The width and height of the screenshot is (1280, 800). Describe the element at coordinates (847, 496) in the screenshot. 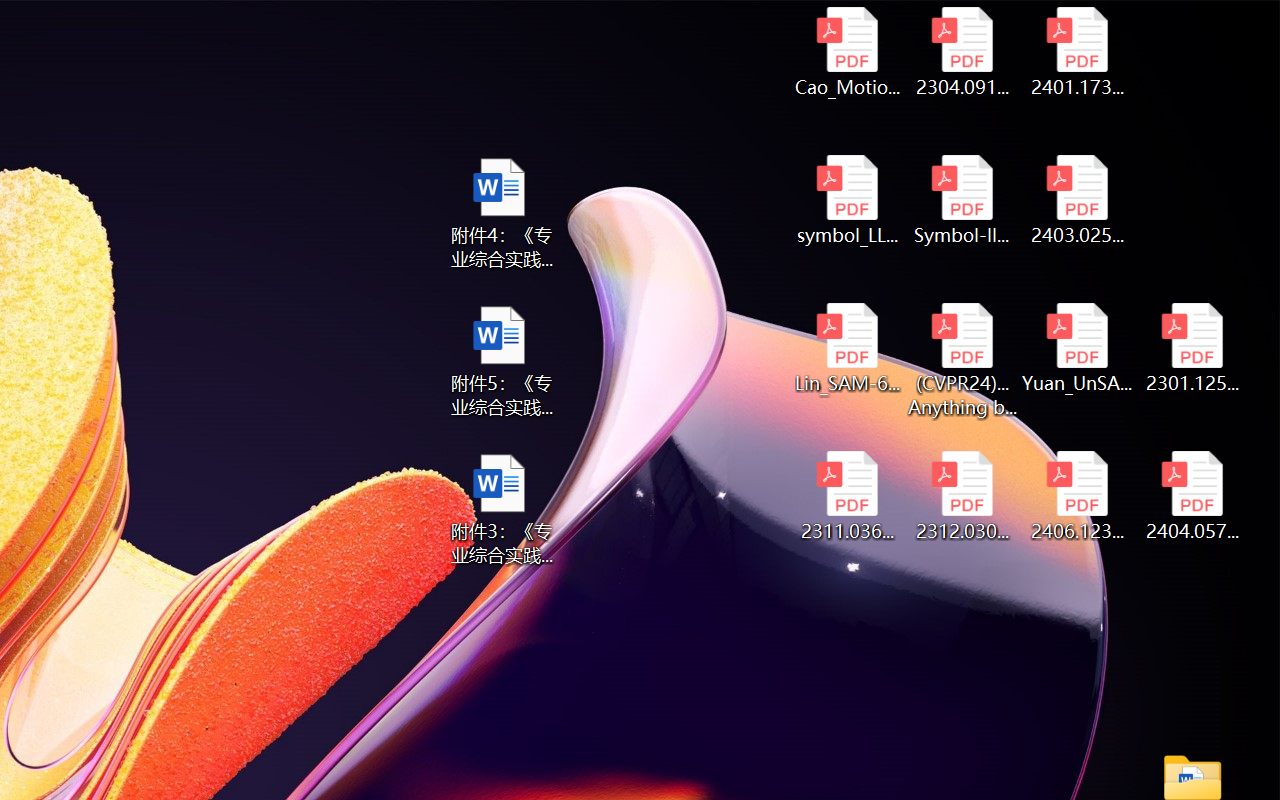

I see `'2311.03658v2.pdf'` at that location.